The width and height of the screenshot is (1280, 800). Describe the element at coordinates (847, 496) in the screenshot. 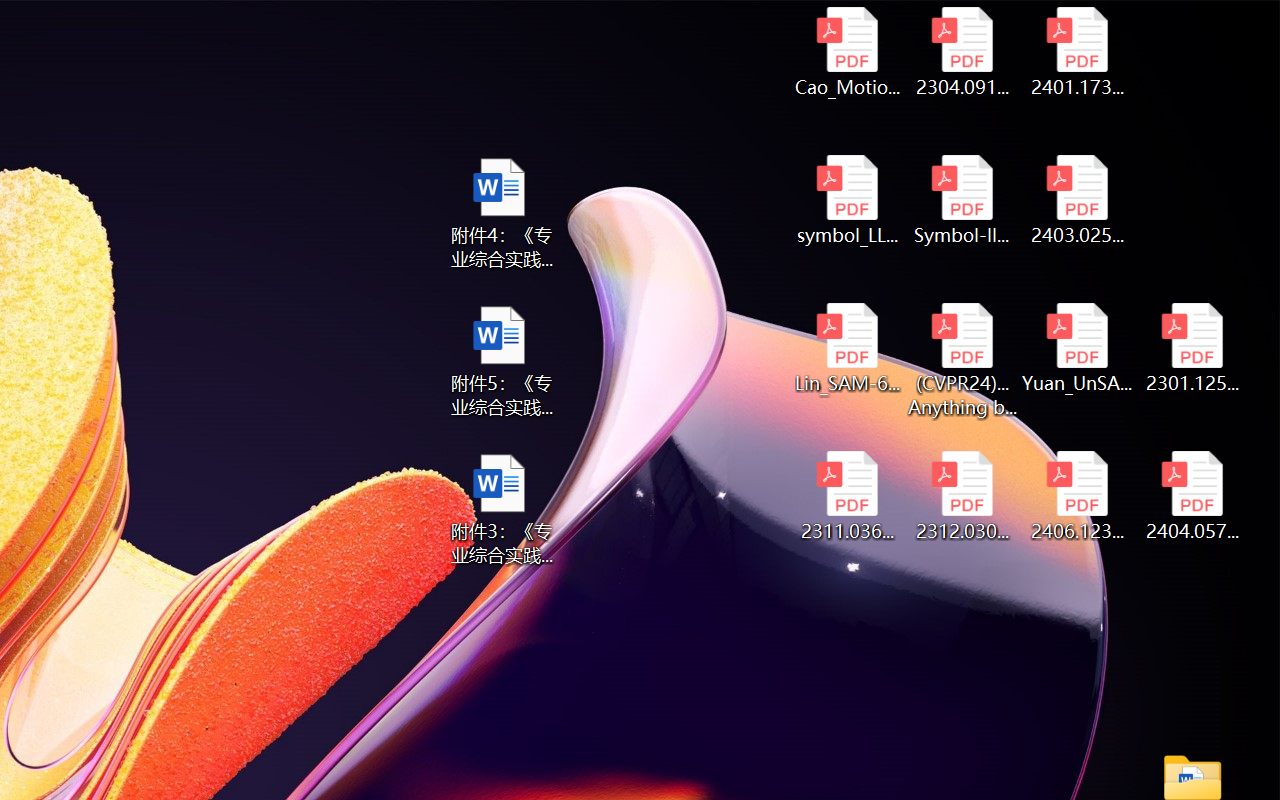

I see `'2311.03658v2.pdf'` at that location.